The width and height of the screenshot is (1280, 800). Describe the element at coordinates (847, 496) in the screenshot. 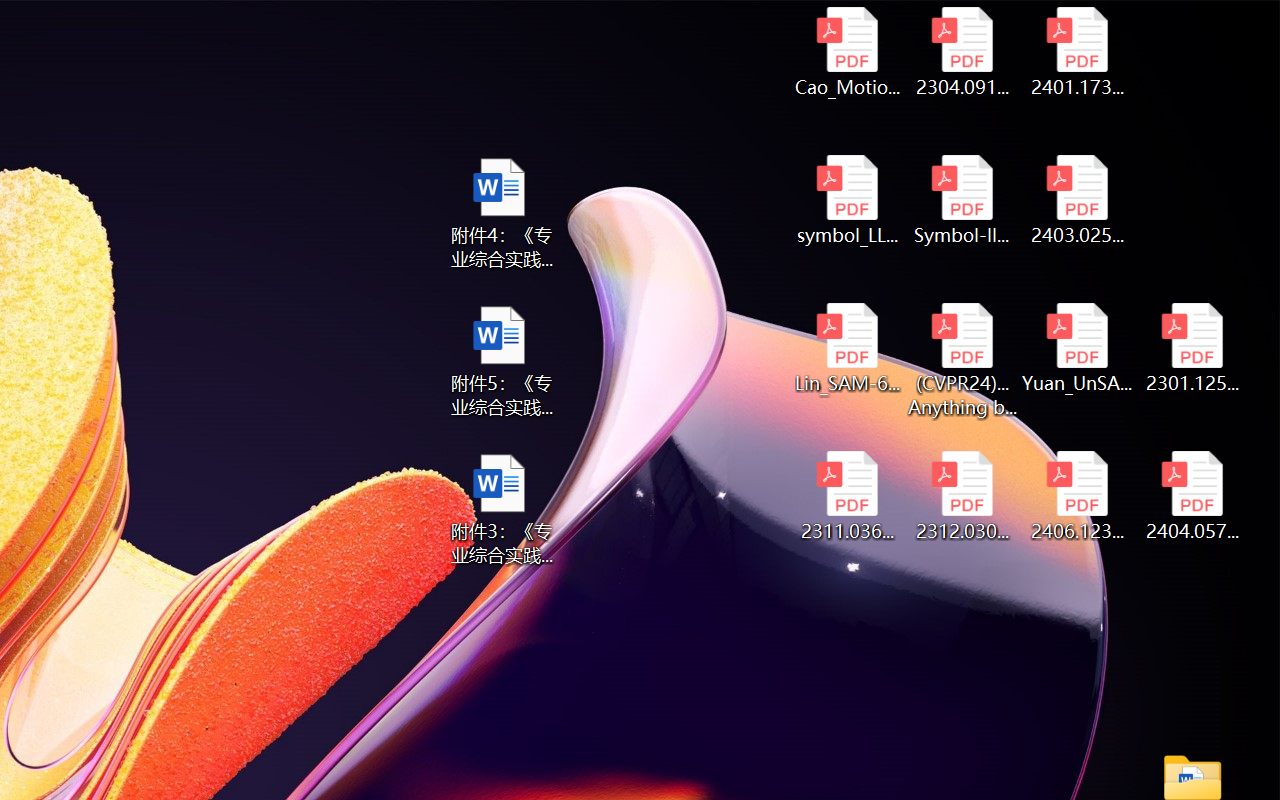

I see `'2311.03658v2.pdf'` at that location.